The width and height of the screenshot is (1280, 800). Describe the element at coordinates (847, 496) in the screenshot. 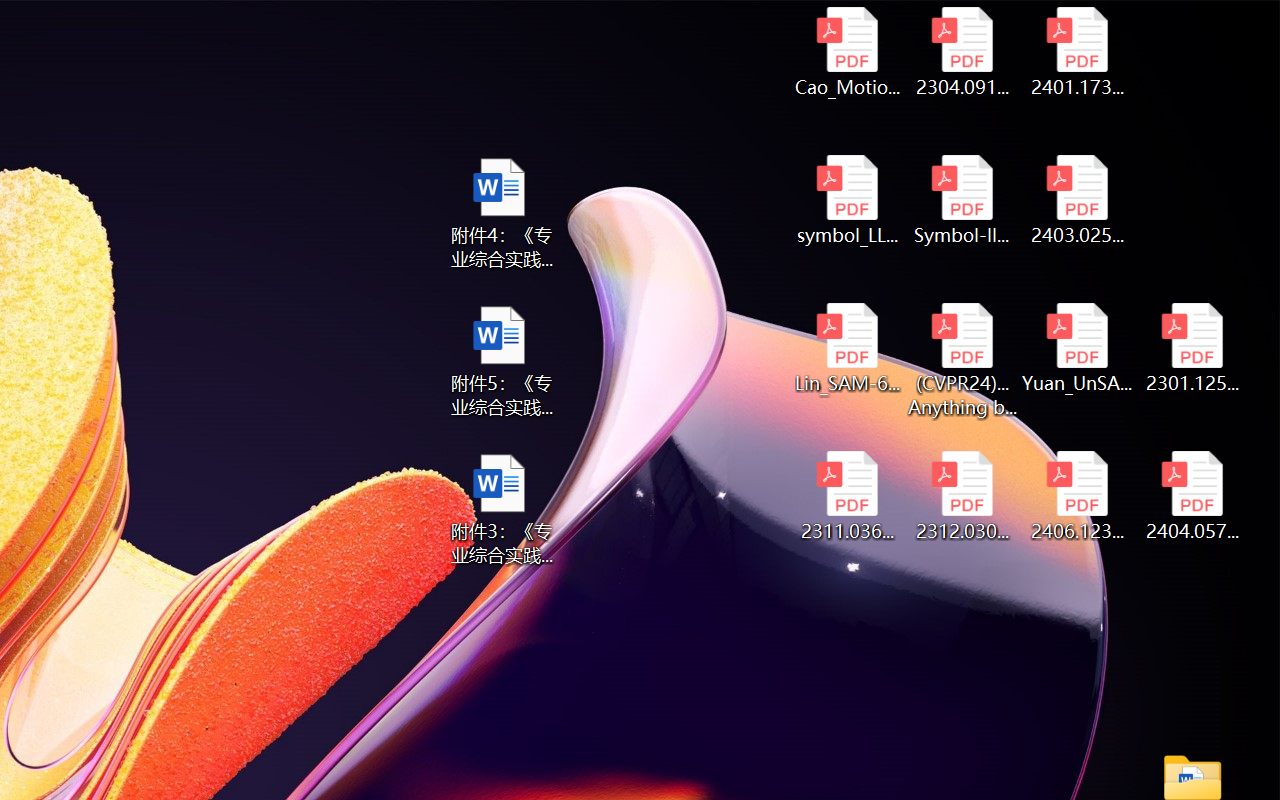

I see `'2311.03658v2.pdf'` at that location.